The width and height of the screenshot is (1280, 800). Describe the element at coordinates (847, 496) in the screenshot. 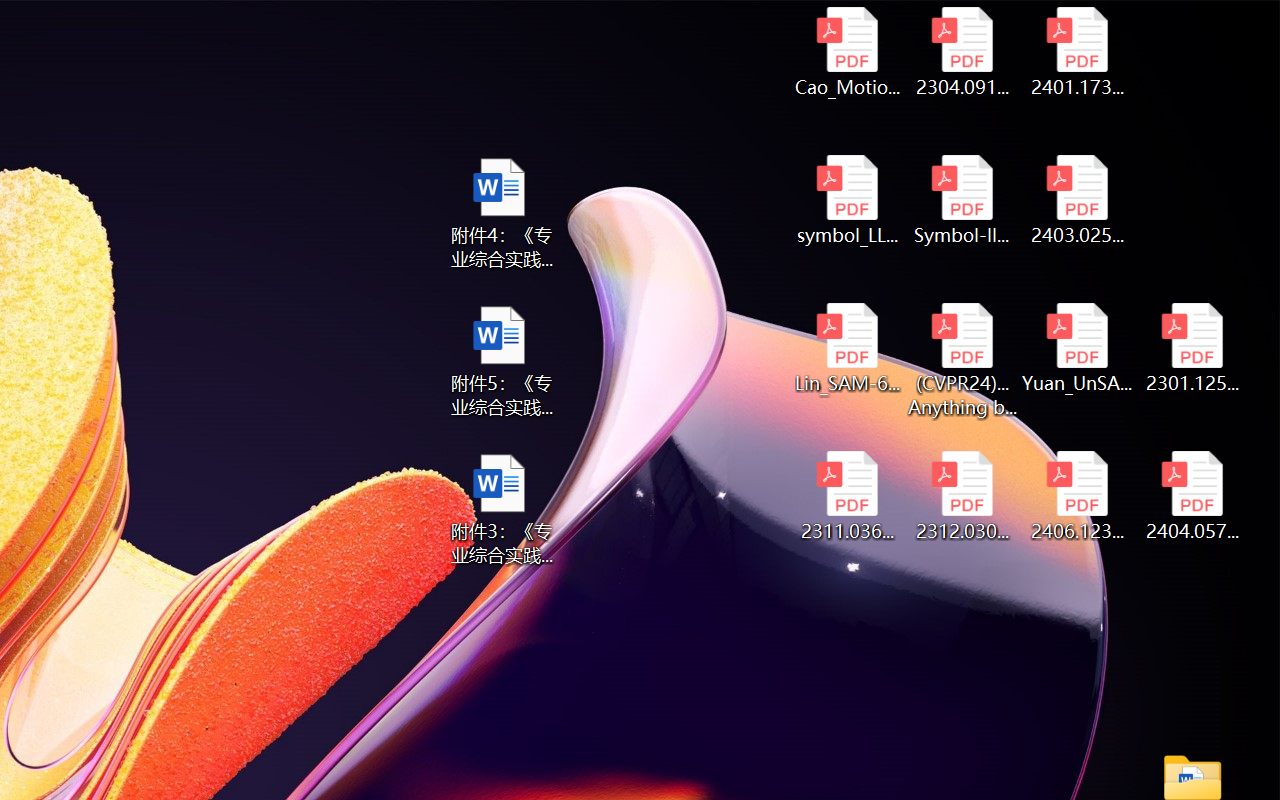

I see `'2311.03658v2.pdf'` at that location.